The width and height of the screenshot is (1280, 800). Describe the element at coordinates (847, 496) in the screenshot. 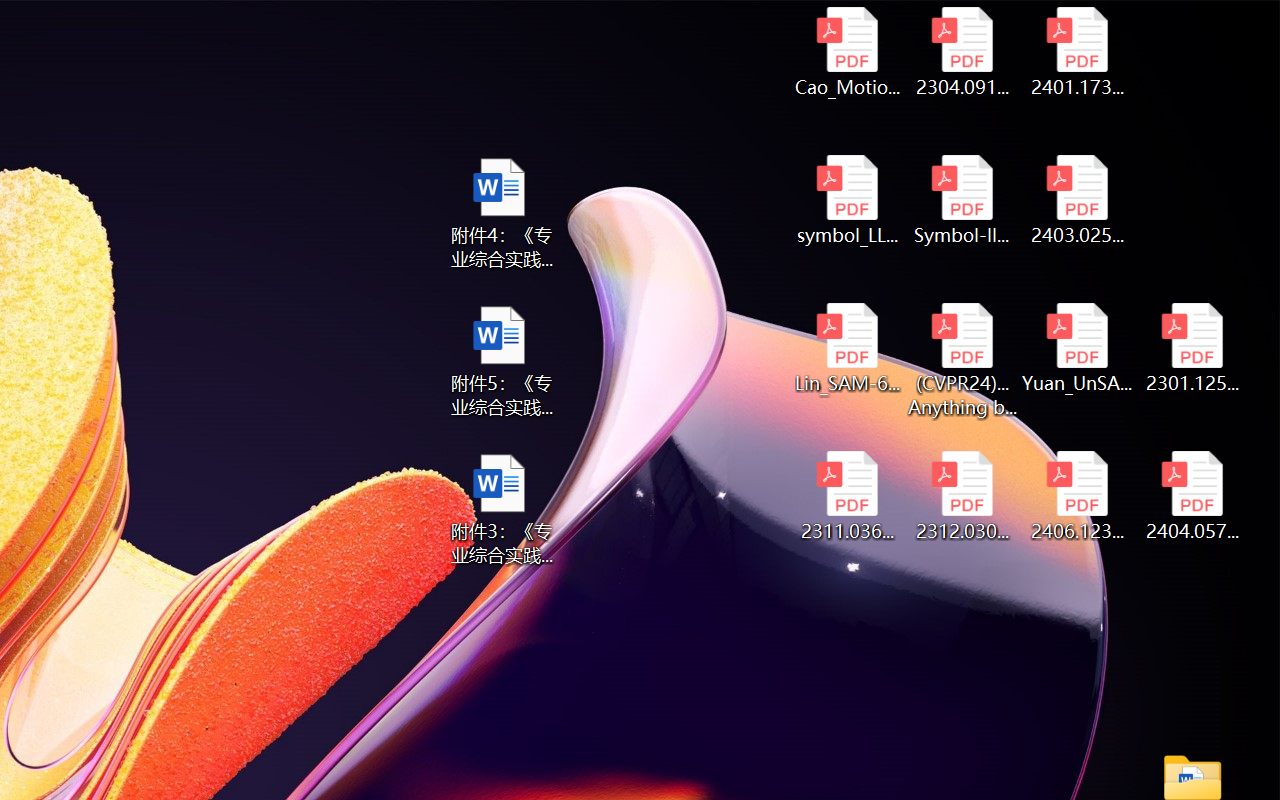

I see `'2311.03658v2.pdf'` at that location.